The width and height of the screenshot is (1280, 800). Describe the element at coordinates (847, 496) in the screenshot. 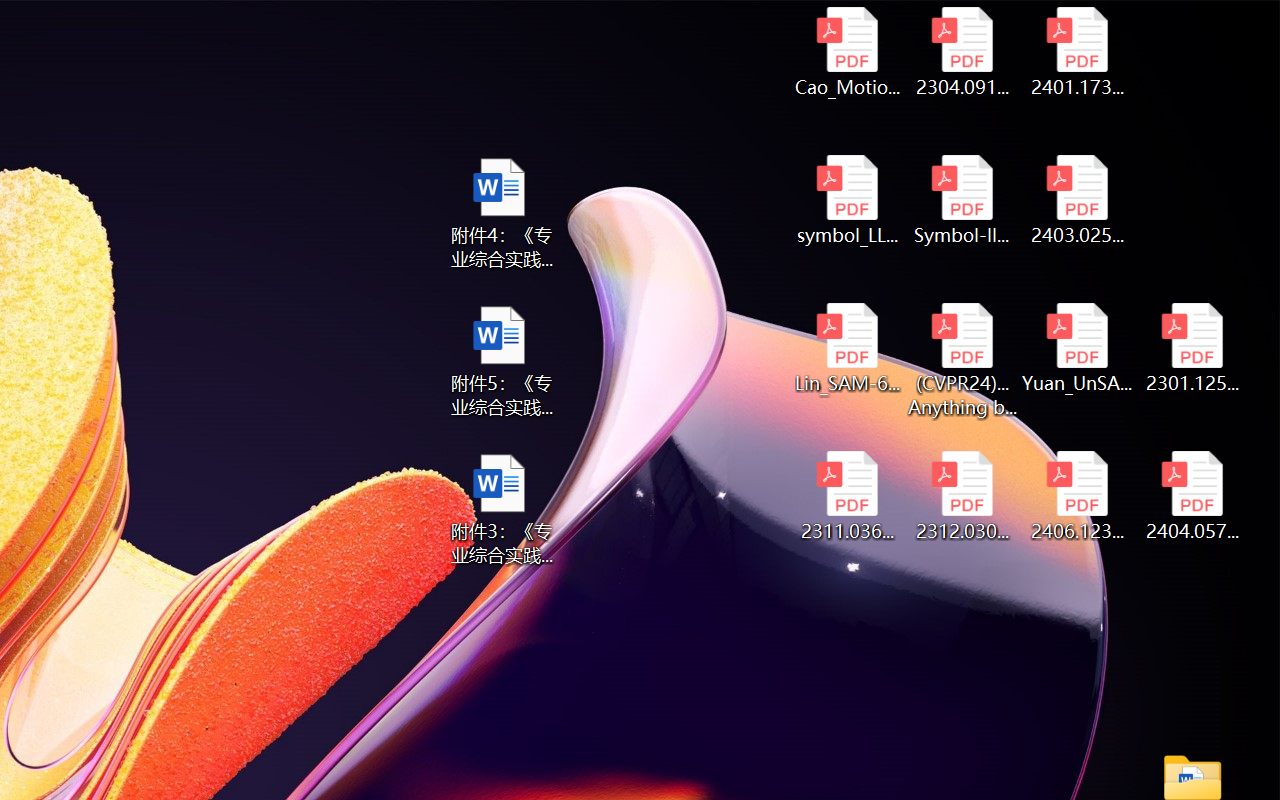

I see `'2311.03658v2.pdf'` at that location.